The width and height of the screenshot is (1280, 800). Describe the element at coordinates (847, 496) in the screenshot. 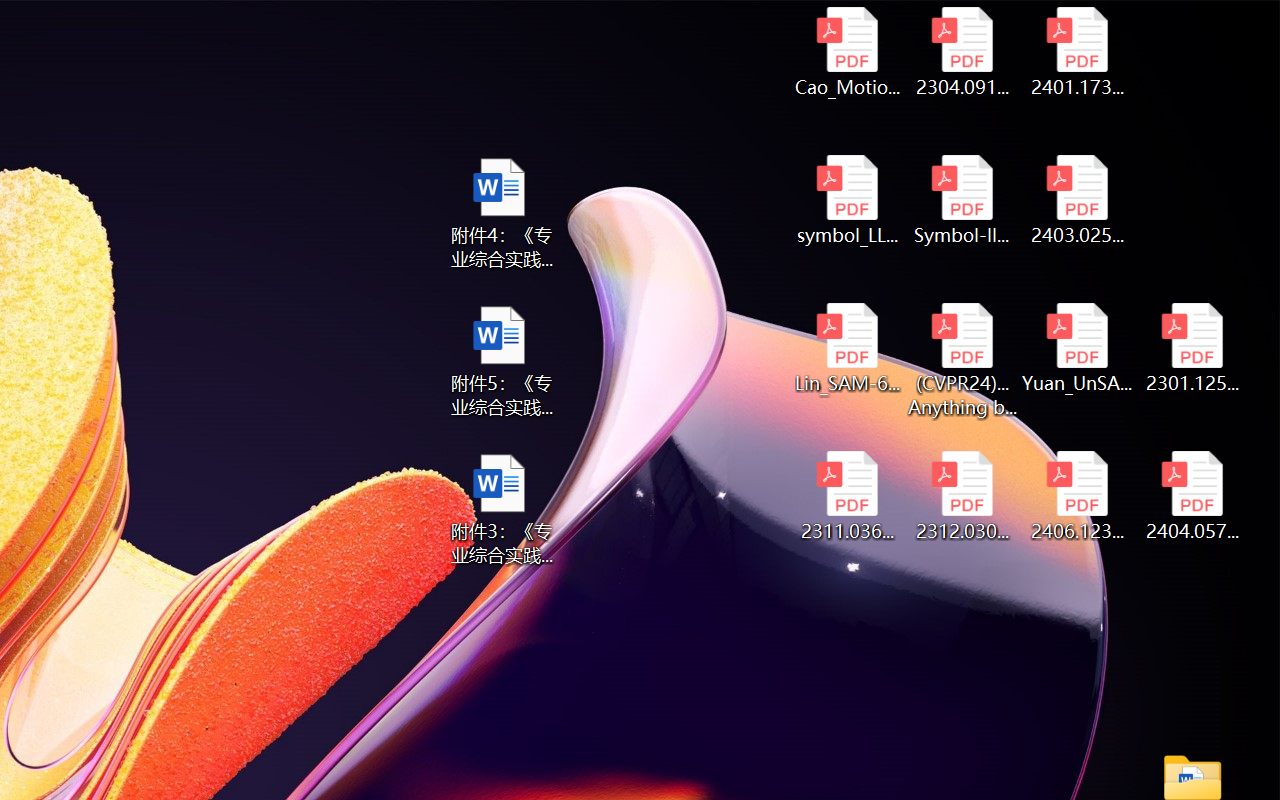

I see `'2311.03658v2.pdf'` at that location.